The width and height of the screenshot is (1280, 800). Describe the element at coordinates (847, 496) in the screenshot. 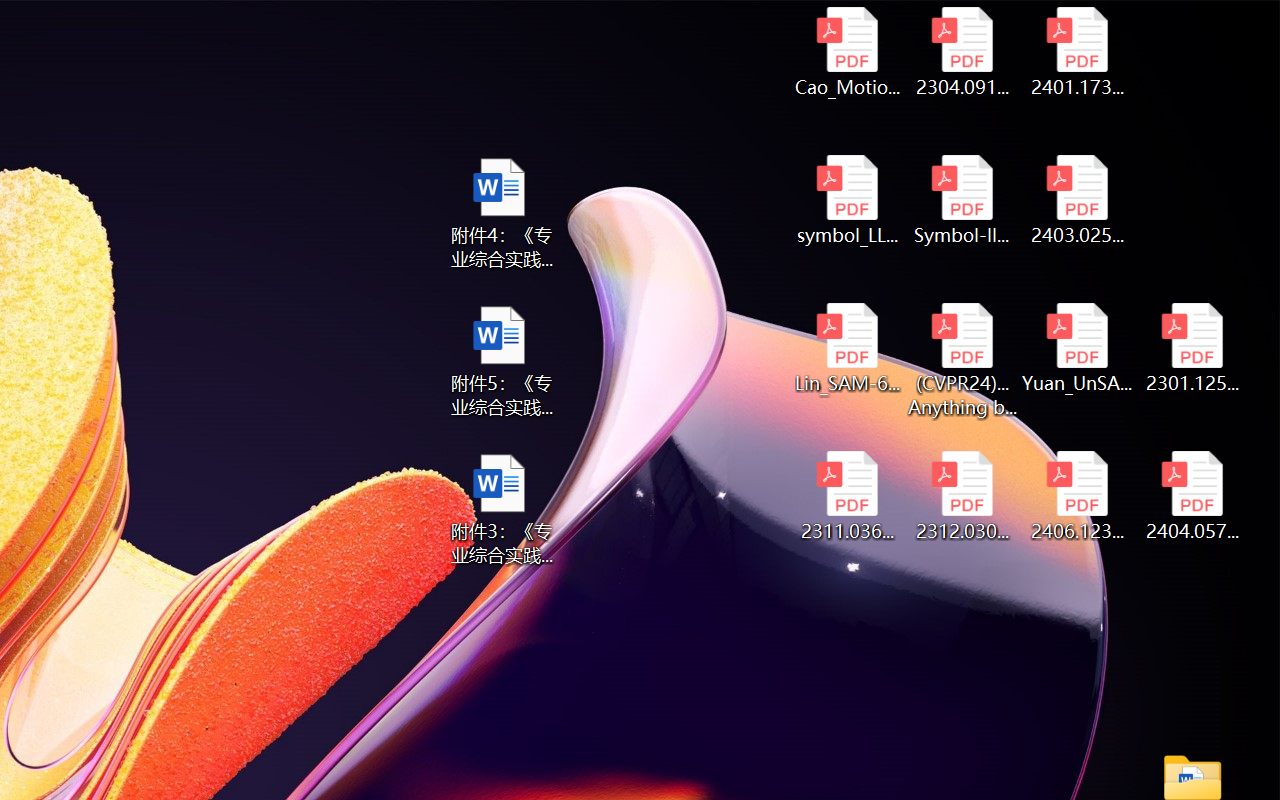

I see `'2311.03658v2.pdf'` at that location.